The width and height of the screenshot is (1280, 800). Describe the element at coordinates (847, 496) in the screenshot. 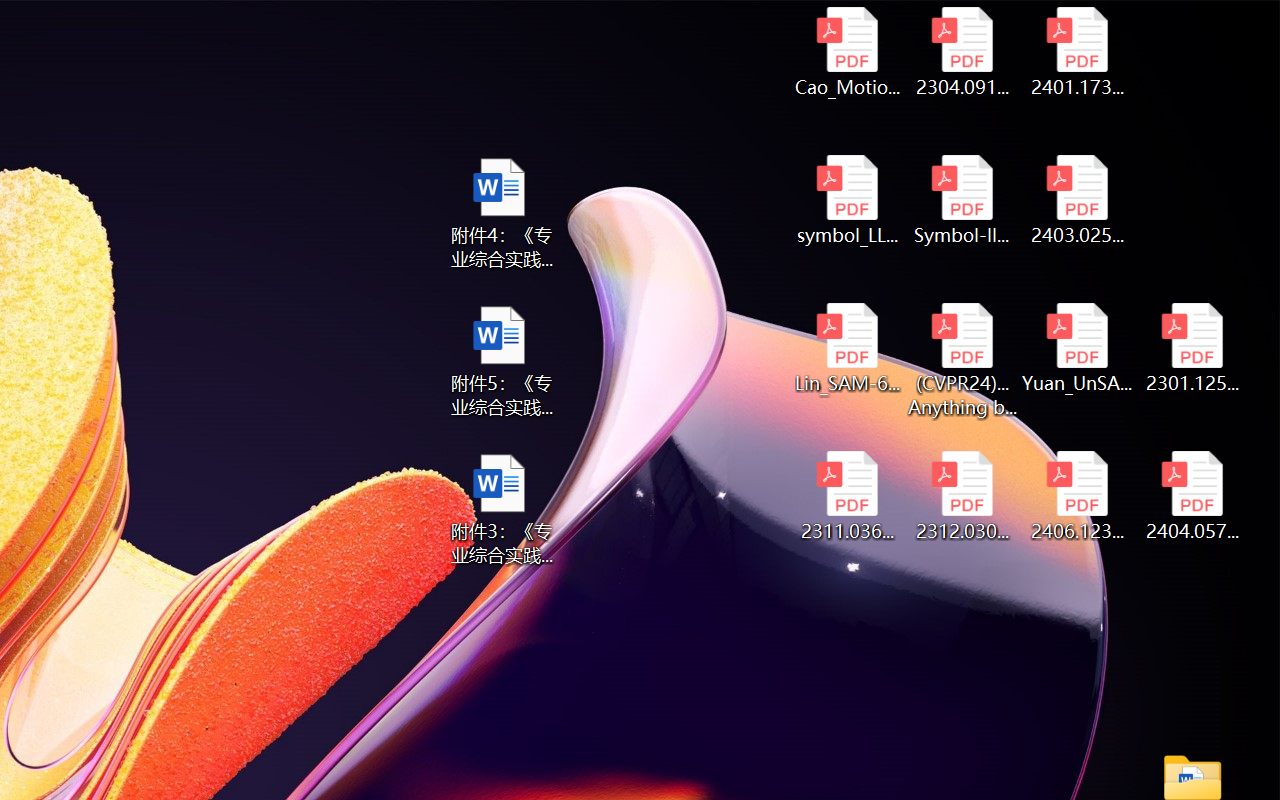

I see `'2311.03658v2.pdf'` at that location.